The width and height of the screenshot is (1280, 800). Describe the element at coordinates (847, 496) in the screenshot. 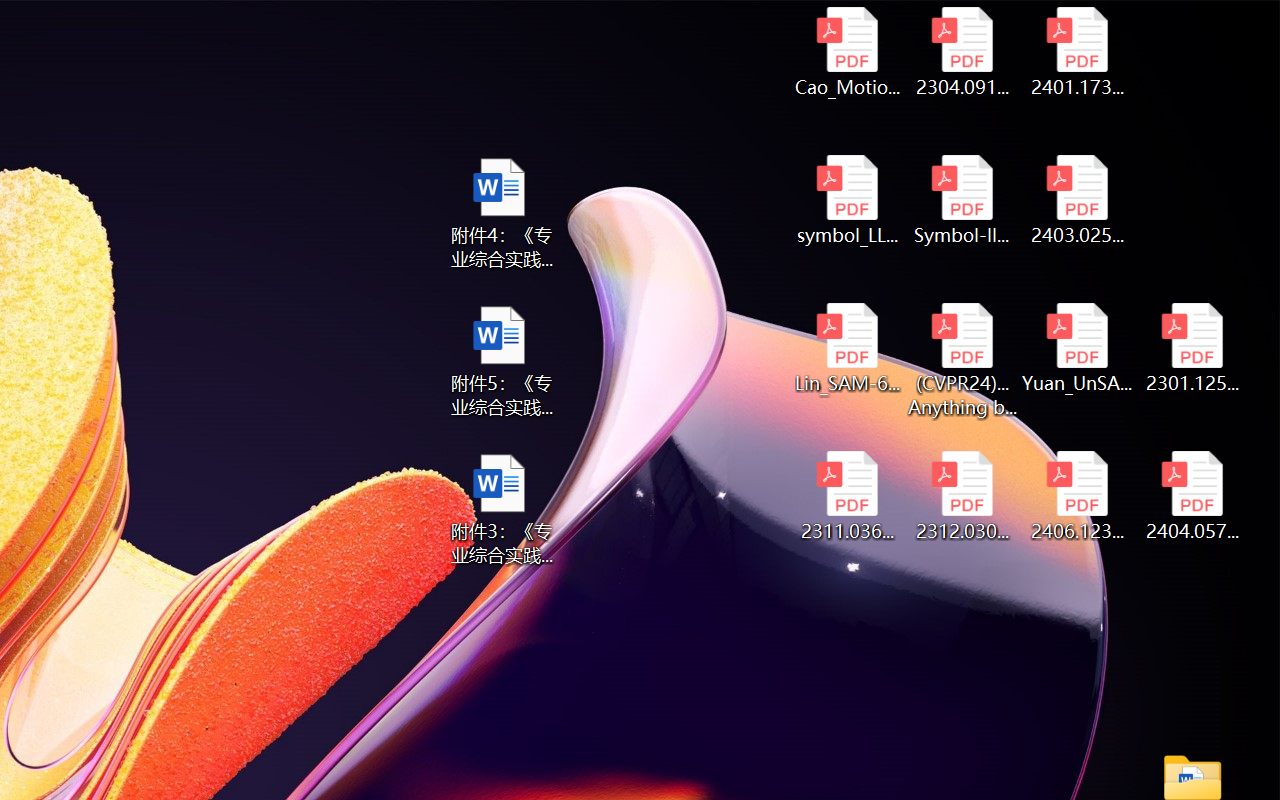

I see `'2311.03658v2.pdf'` at that location.